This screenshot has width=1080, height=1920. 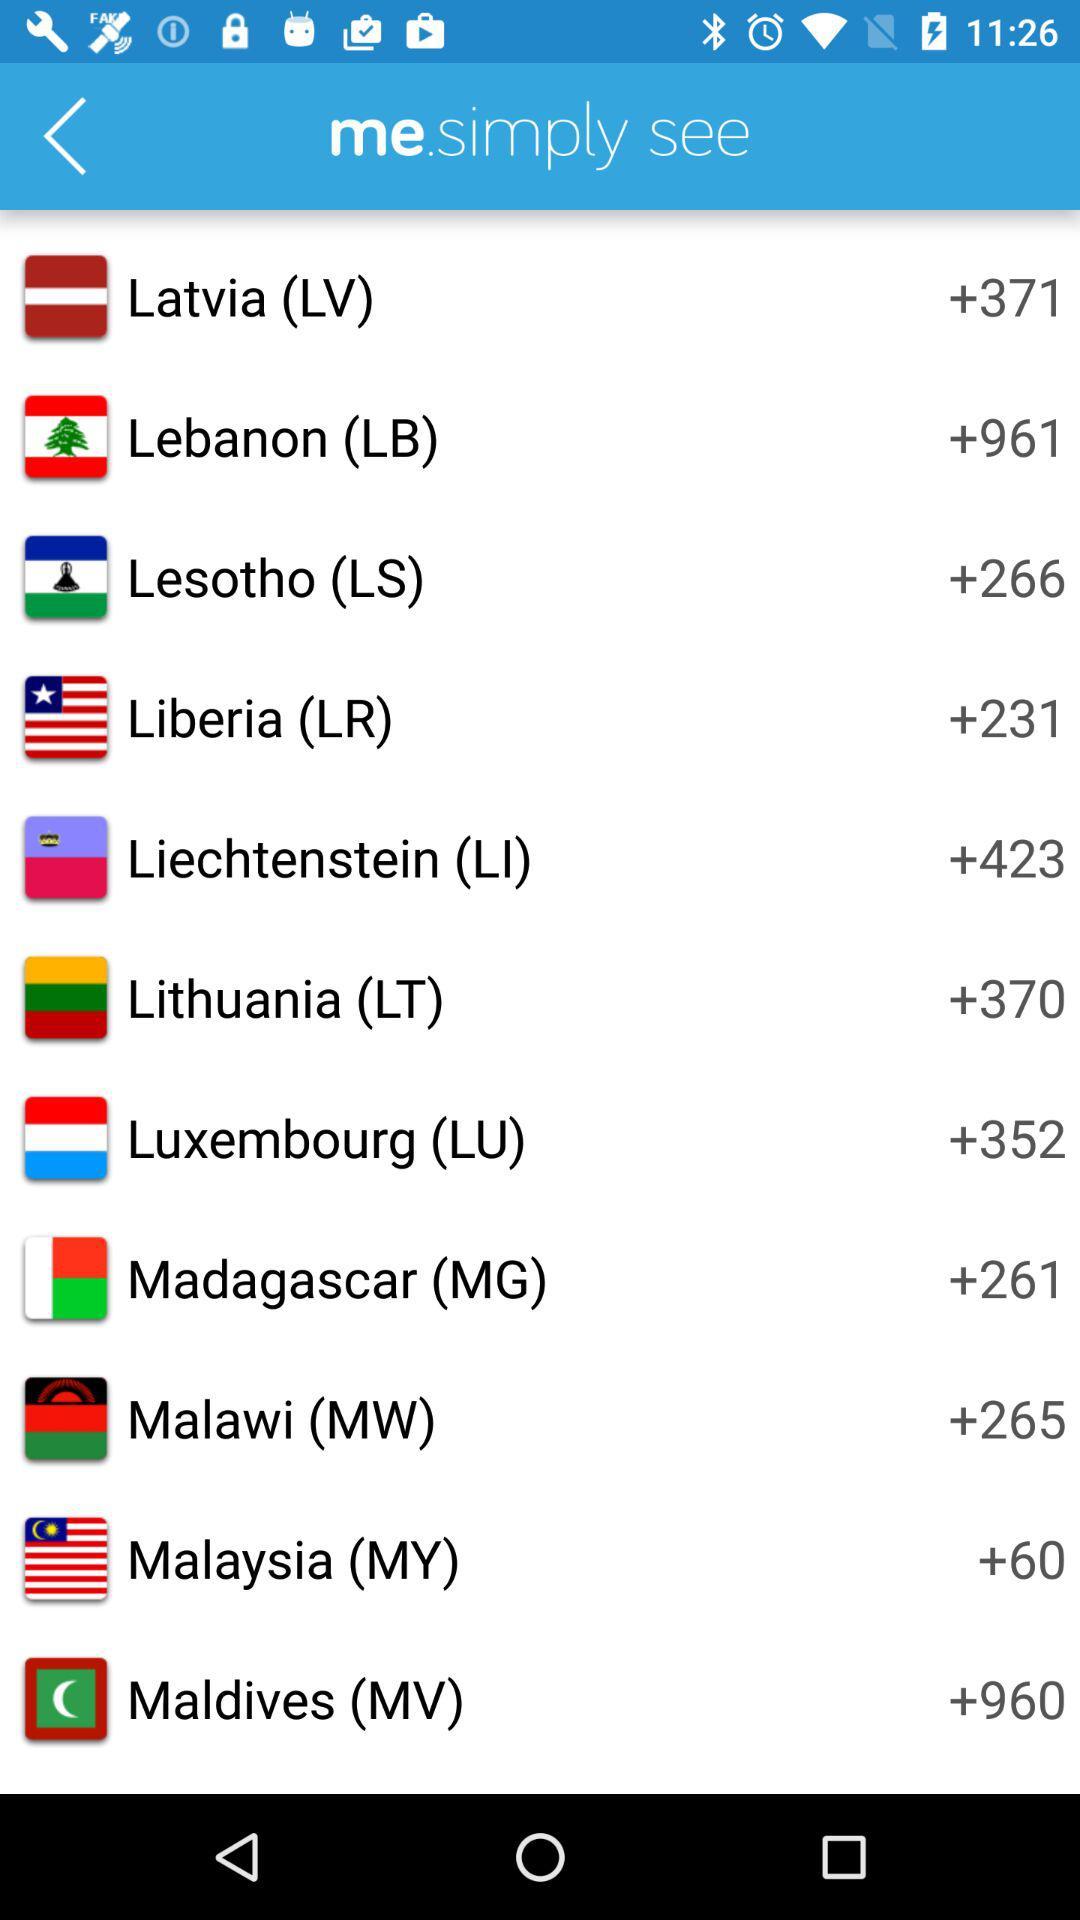 I want to click on the icon below the +352, so click(x=1007, y=1276).